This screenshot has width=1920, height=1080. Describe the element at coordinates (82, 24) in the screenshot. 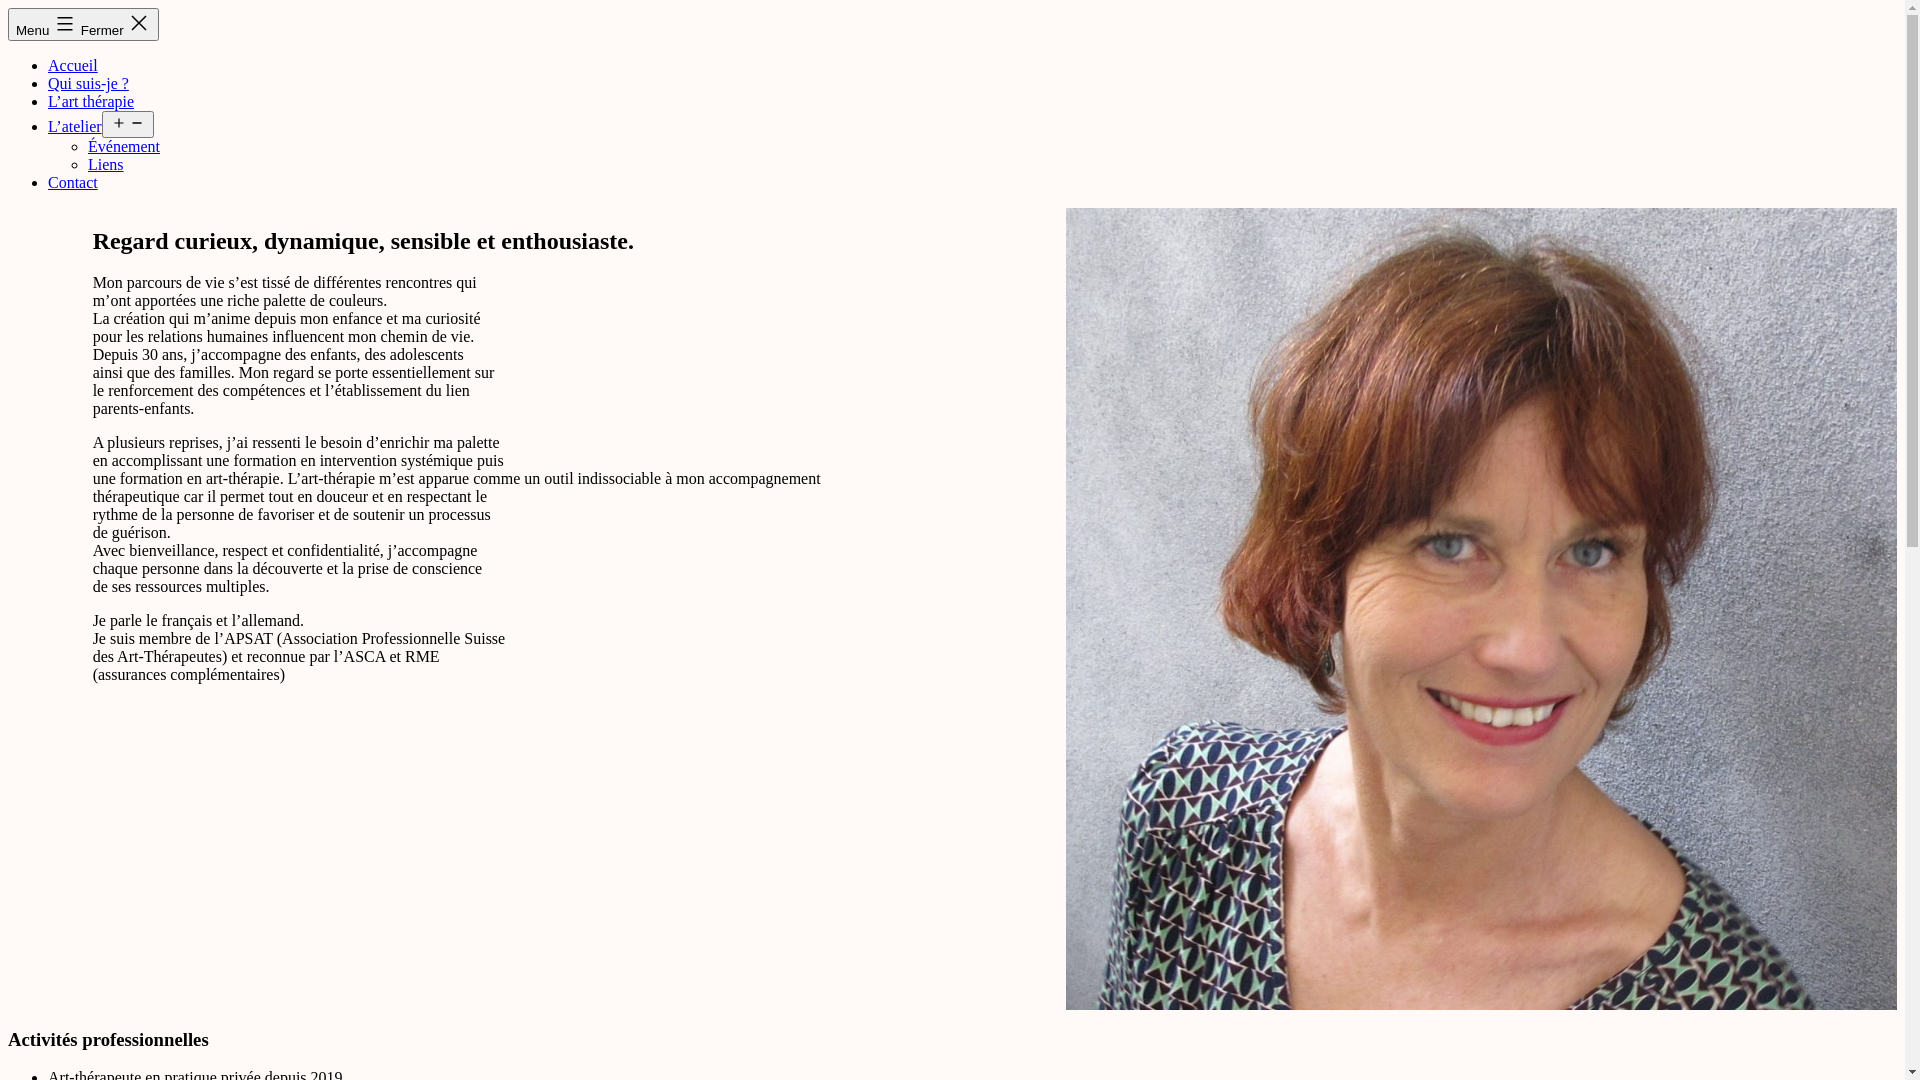

I see `'Menu Fermer'` at that location.